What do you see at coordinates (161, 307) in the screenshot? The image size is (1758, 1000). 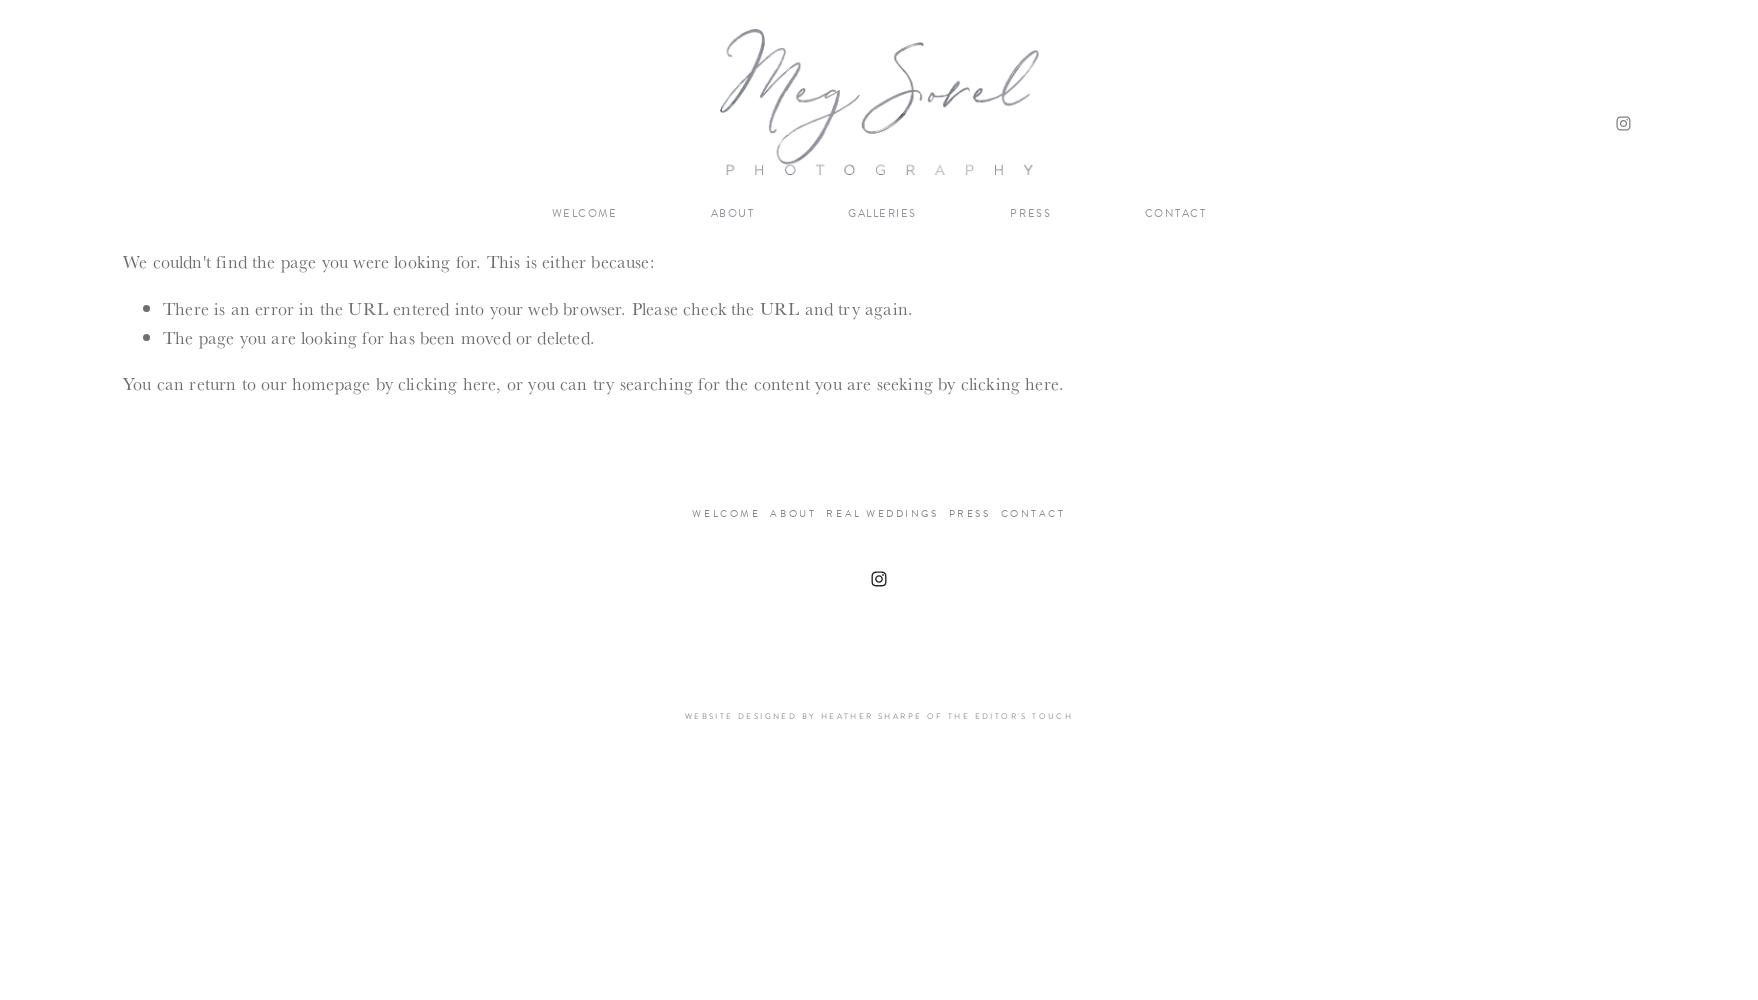 I see `'There is an error in the URL entered into your web browser. Please check the URL and try again.'` at bounding box center [161, 307].